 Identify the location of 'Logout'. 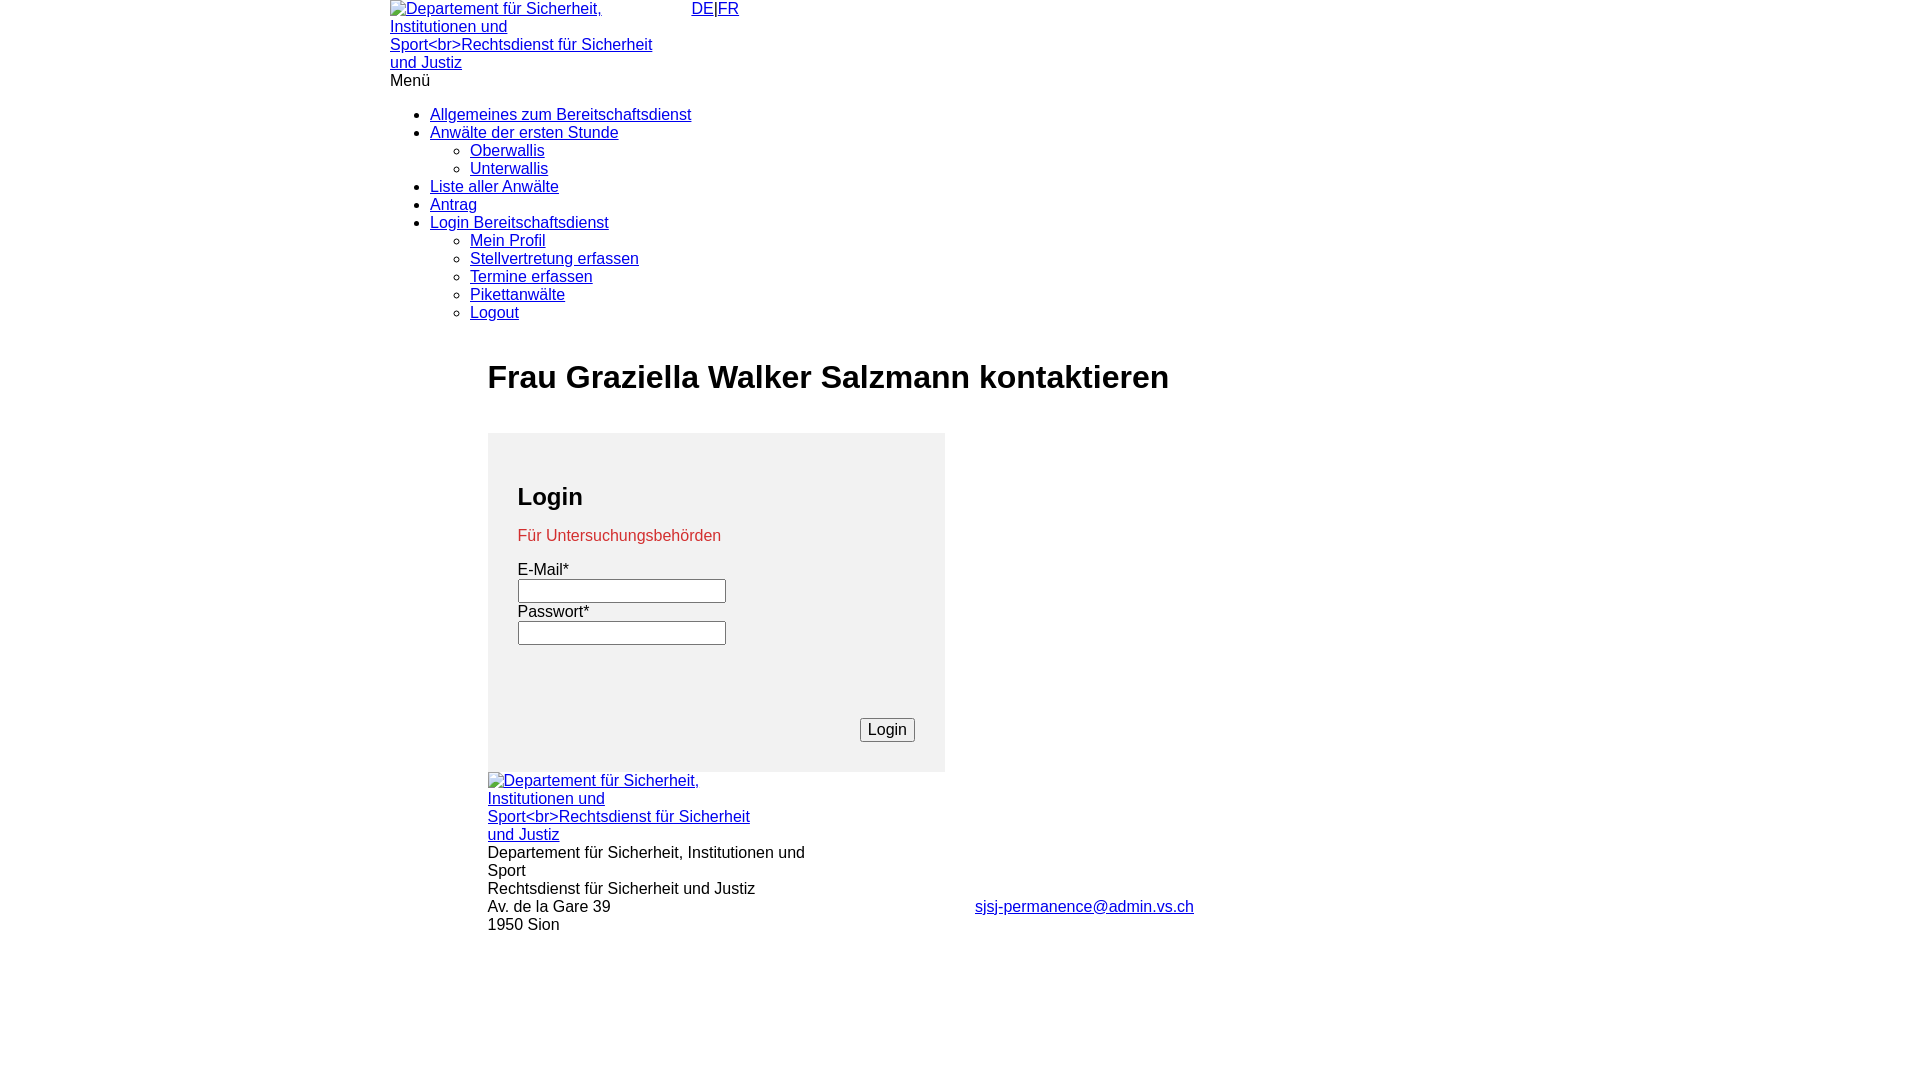
(494, 312).